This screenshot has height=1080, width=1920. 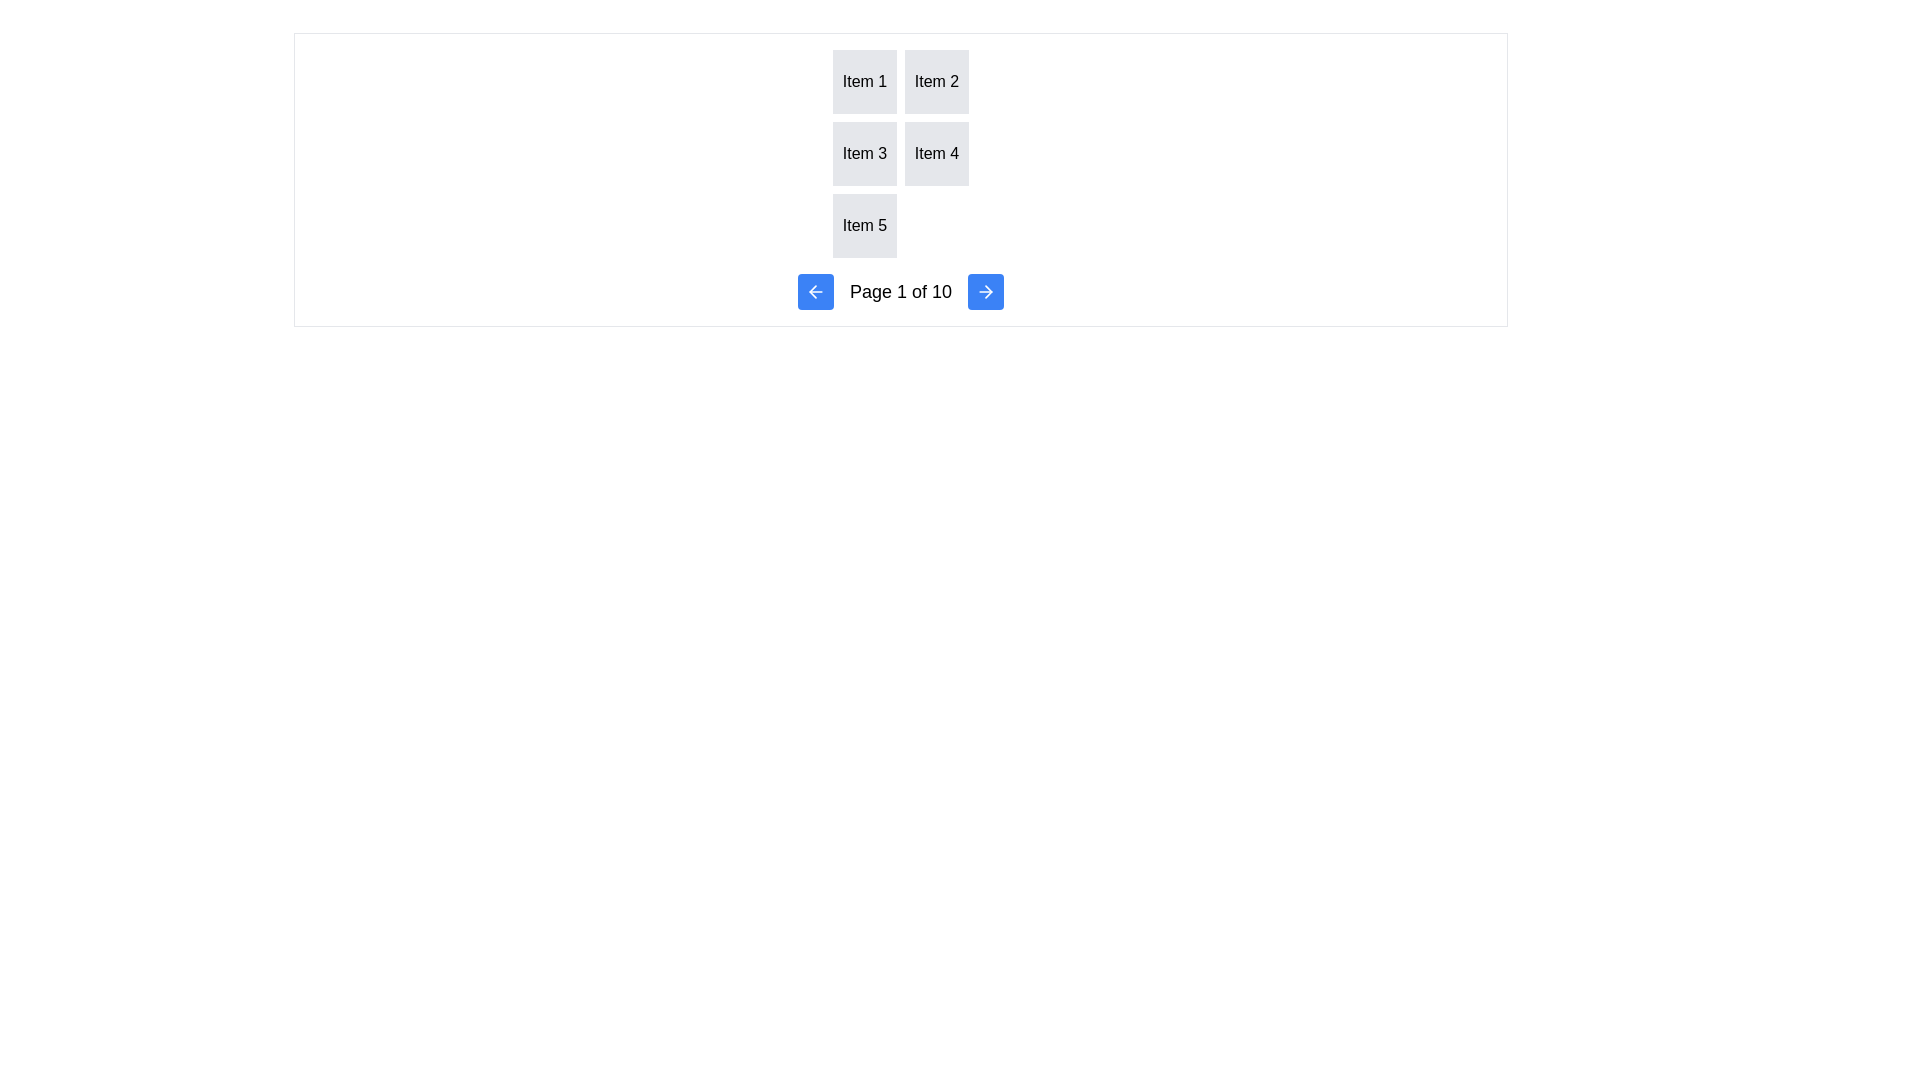 I want to click on the Box containing the text 'Item 3', which is the third item in a grid layout positioned in the second row, first column, so click(x=864, y=153).